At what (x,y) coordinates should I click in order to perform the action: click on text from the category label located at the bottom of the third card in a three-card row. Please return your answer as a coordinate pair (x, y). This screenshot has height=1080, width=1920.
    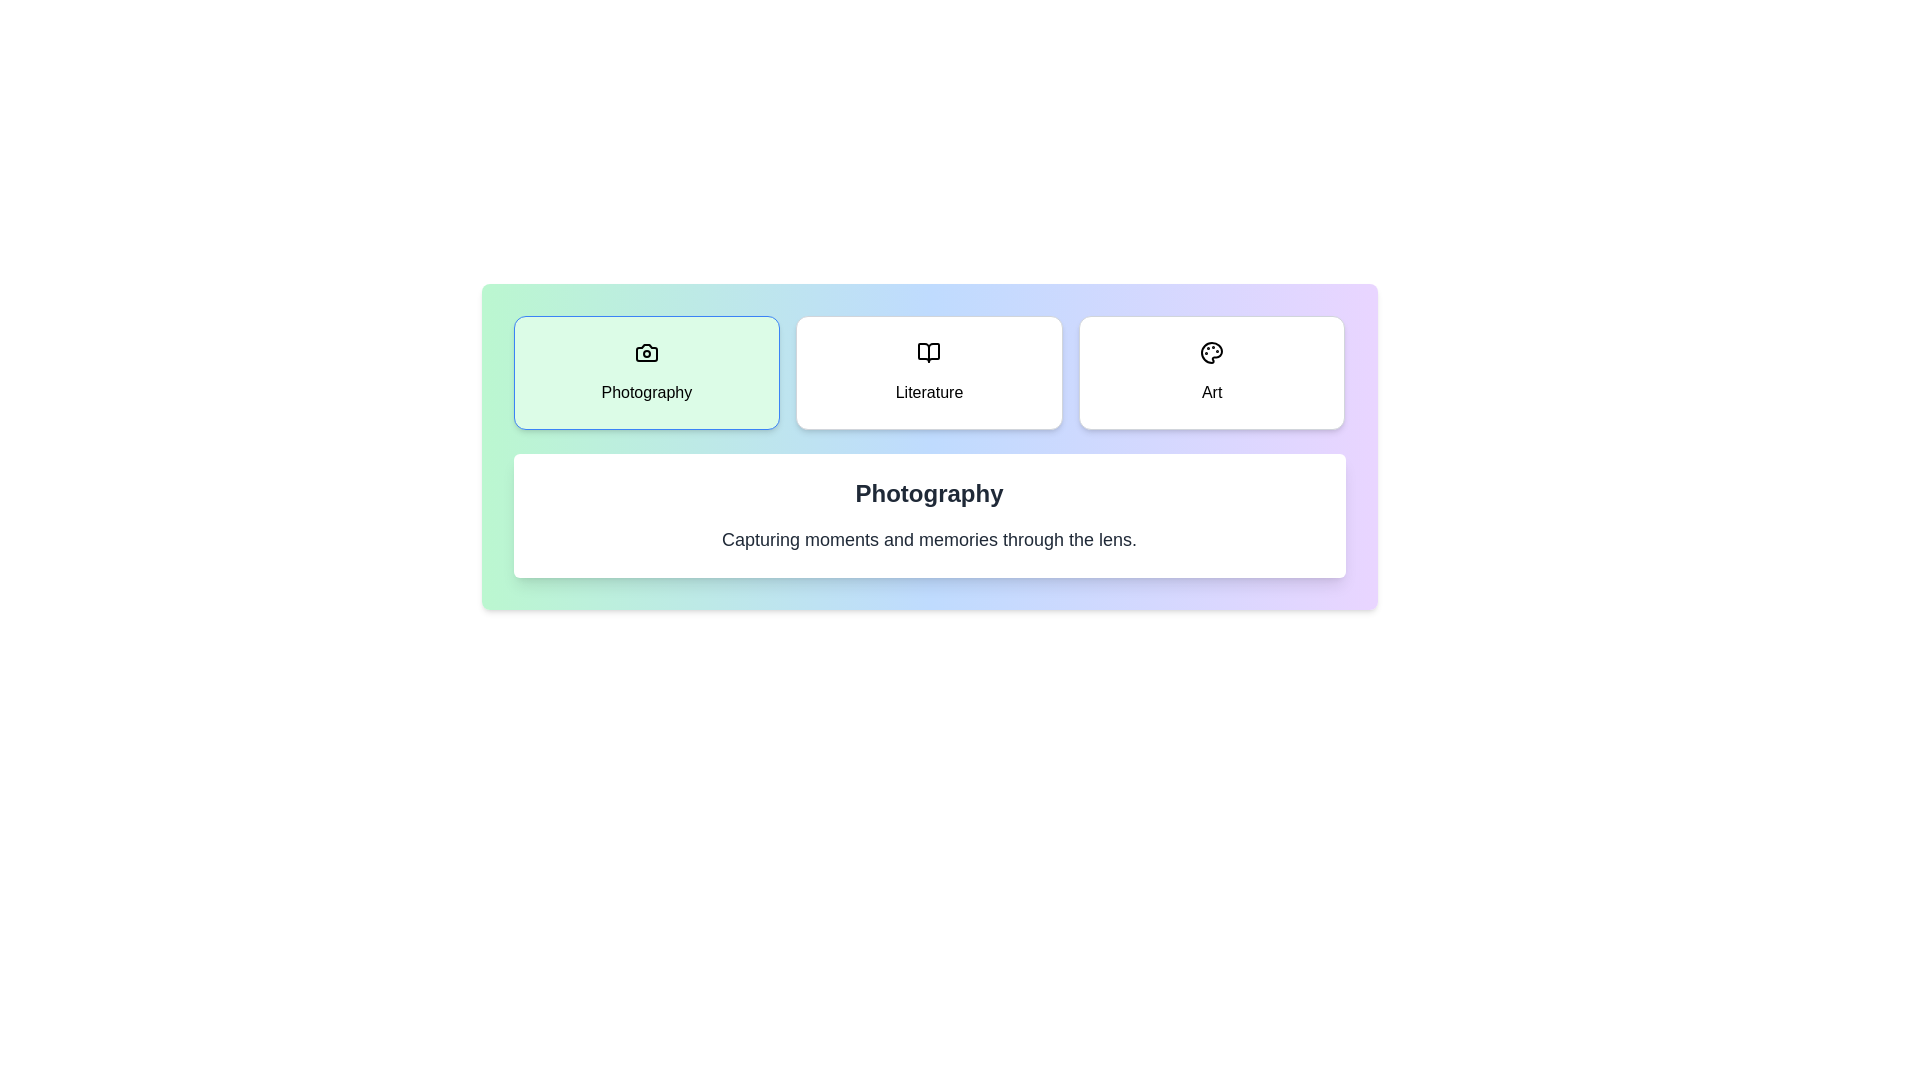
    Looking at the image, I should click on (1211, 393).